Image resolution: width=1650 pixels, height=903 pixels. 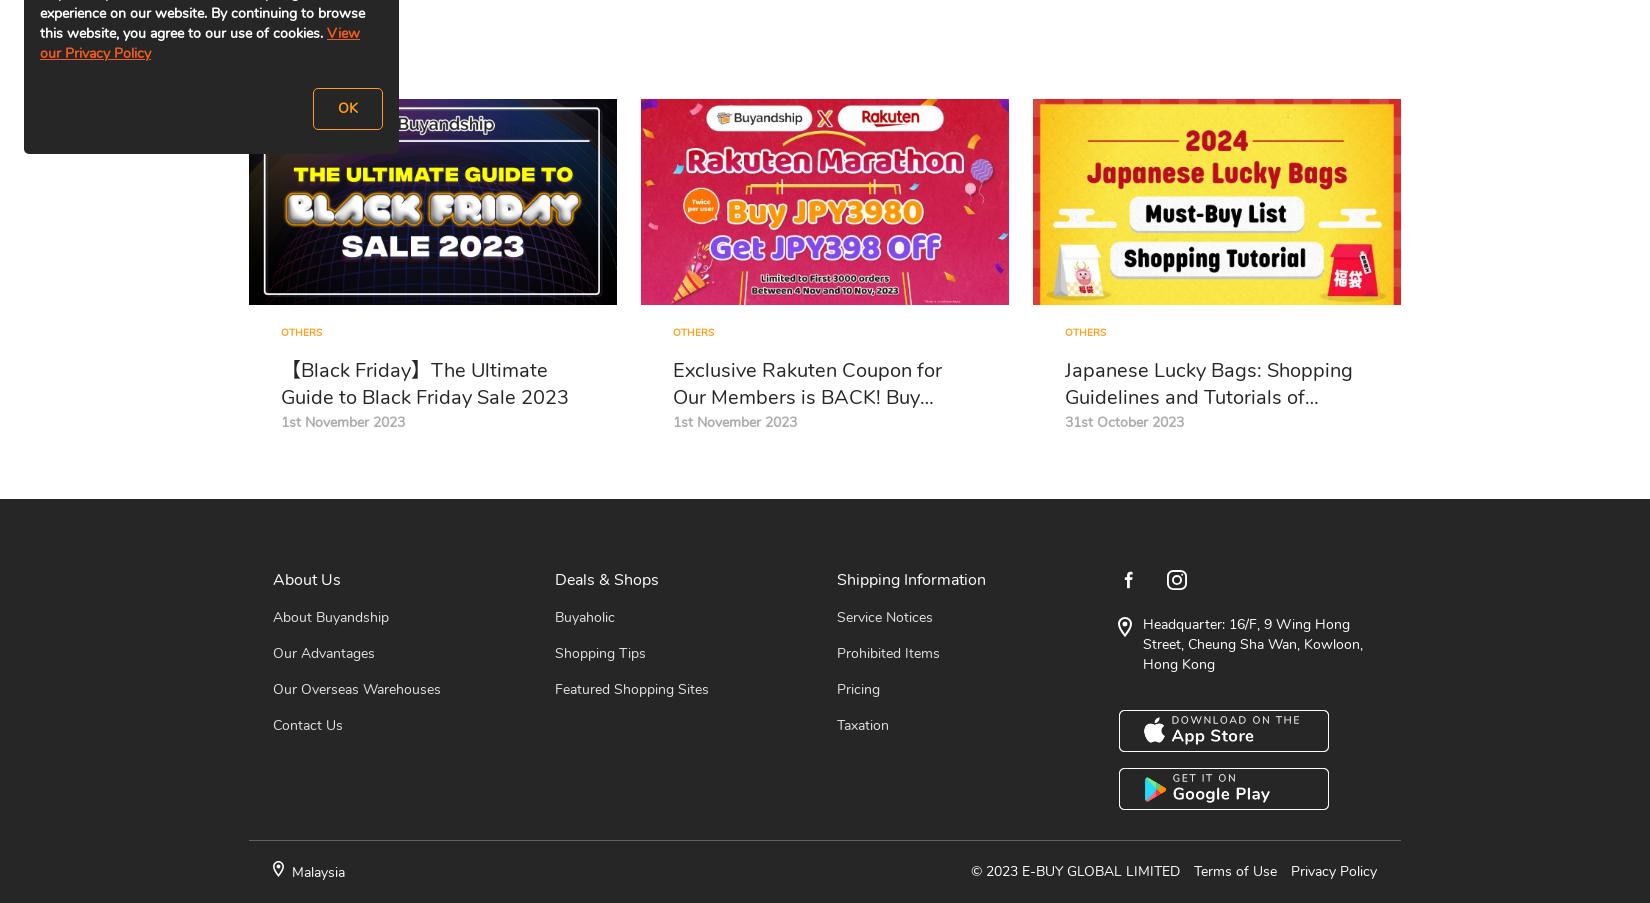 What do you see at coordinates (1235, 871) in the screenshot?
I see `'Terms of Use'` at bounding box center [1235, 871].